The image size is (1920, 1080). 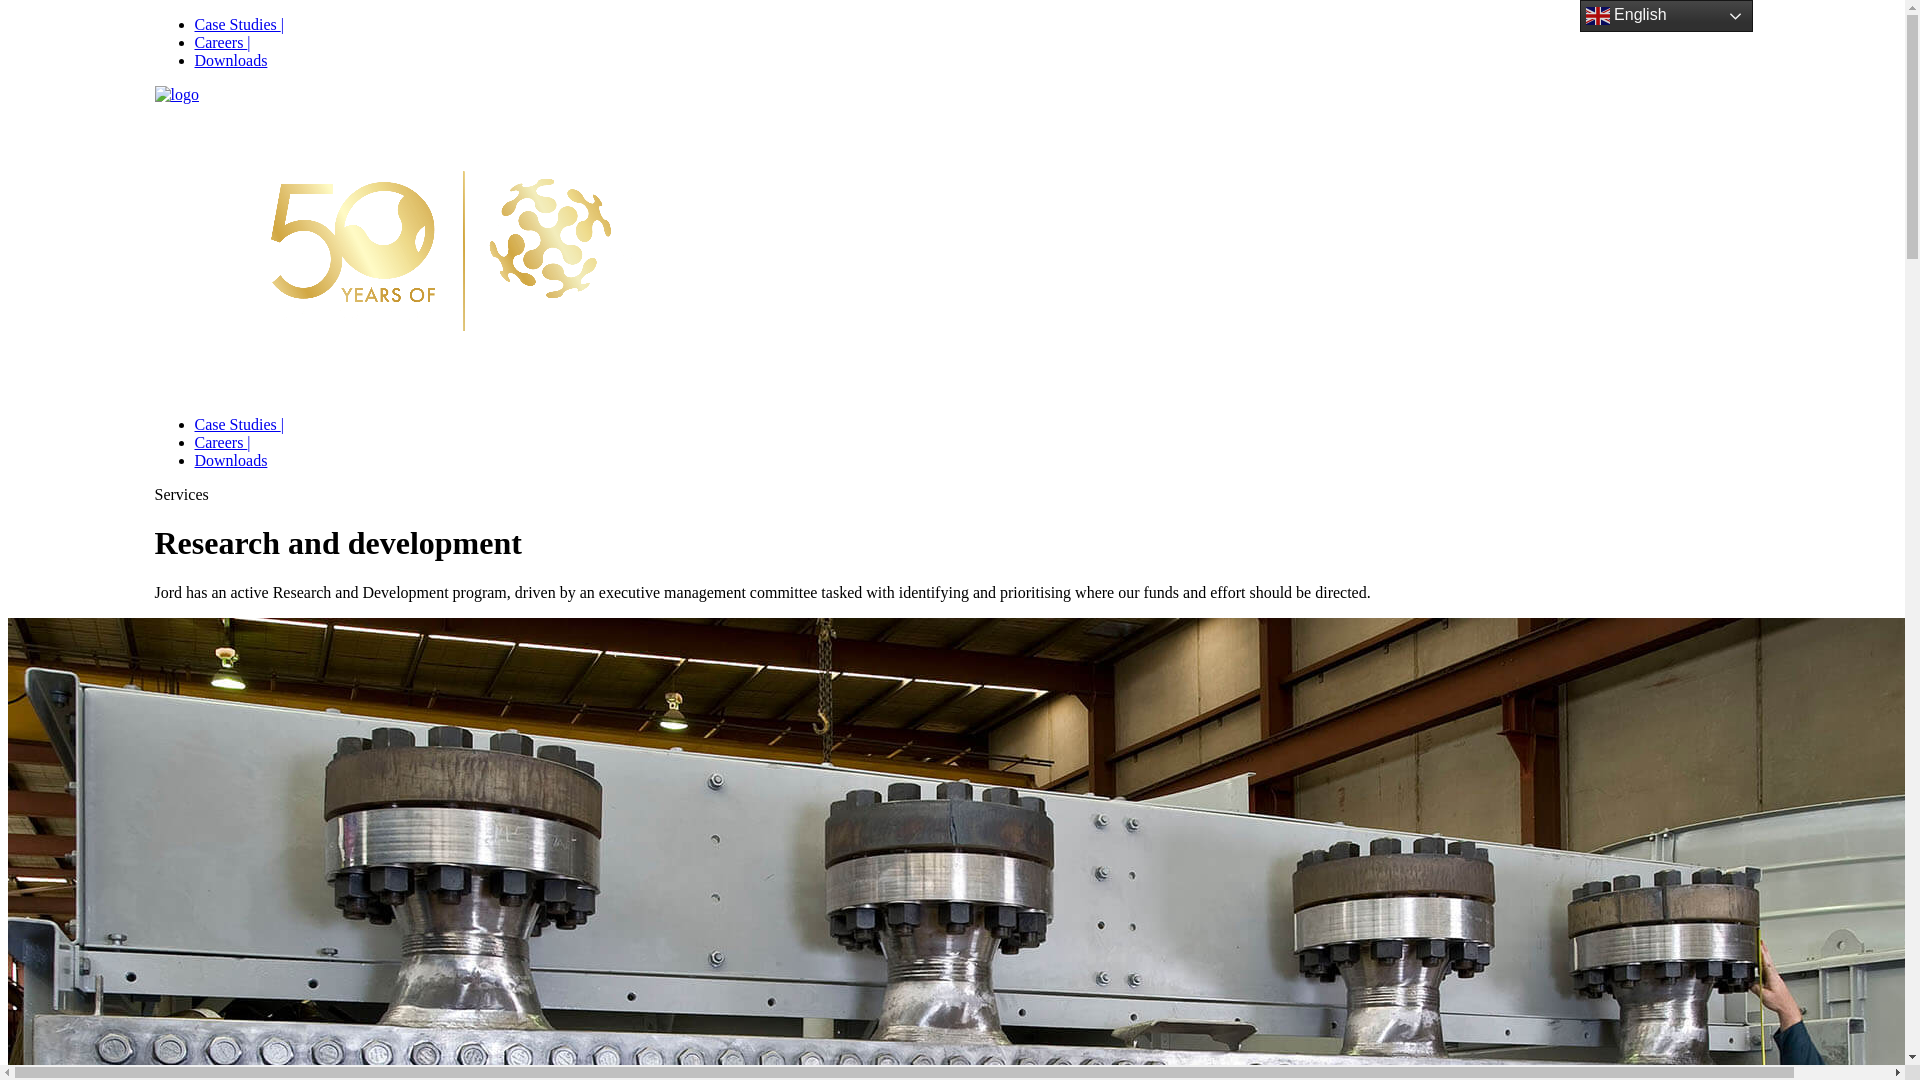 What do you see at coordinates (193, 460) in the screenshot?
I see `'Downloads'` at bounding box center [193, 460].